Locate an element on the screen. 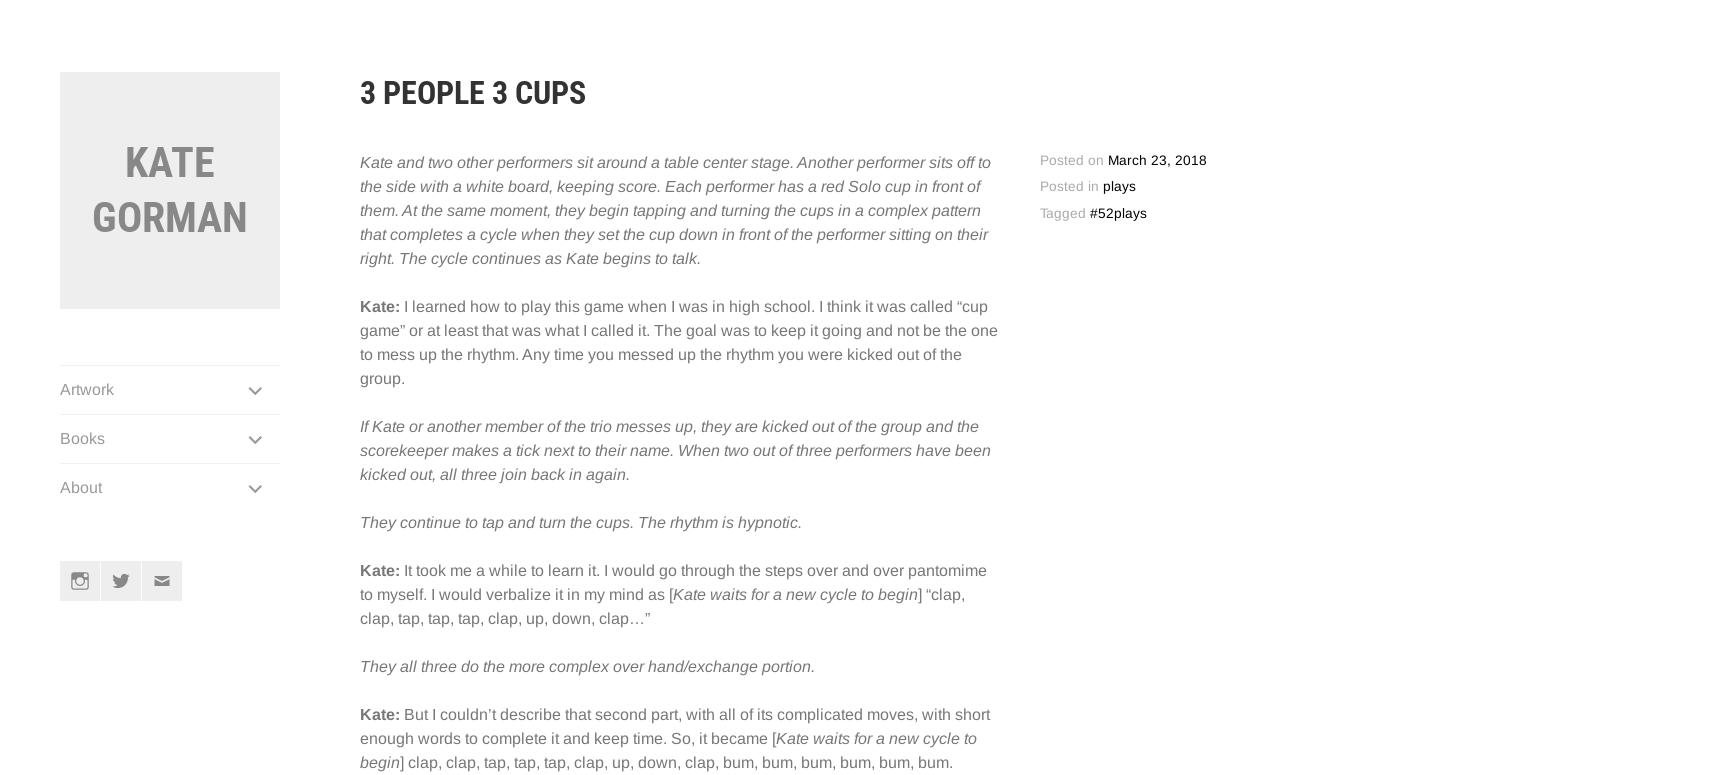  'It took me a while to learn it. I would go through the steps over and over pantomime to myself. I would verbalize it in my mind as [' is located at coordinates (673, 580).